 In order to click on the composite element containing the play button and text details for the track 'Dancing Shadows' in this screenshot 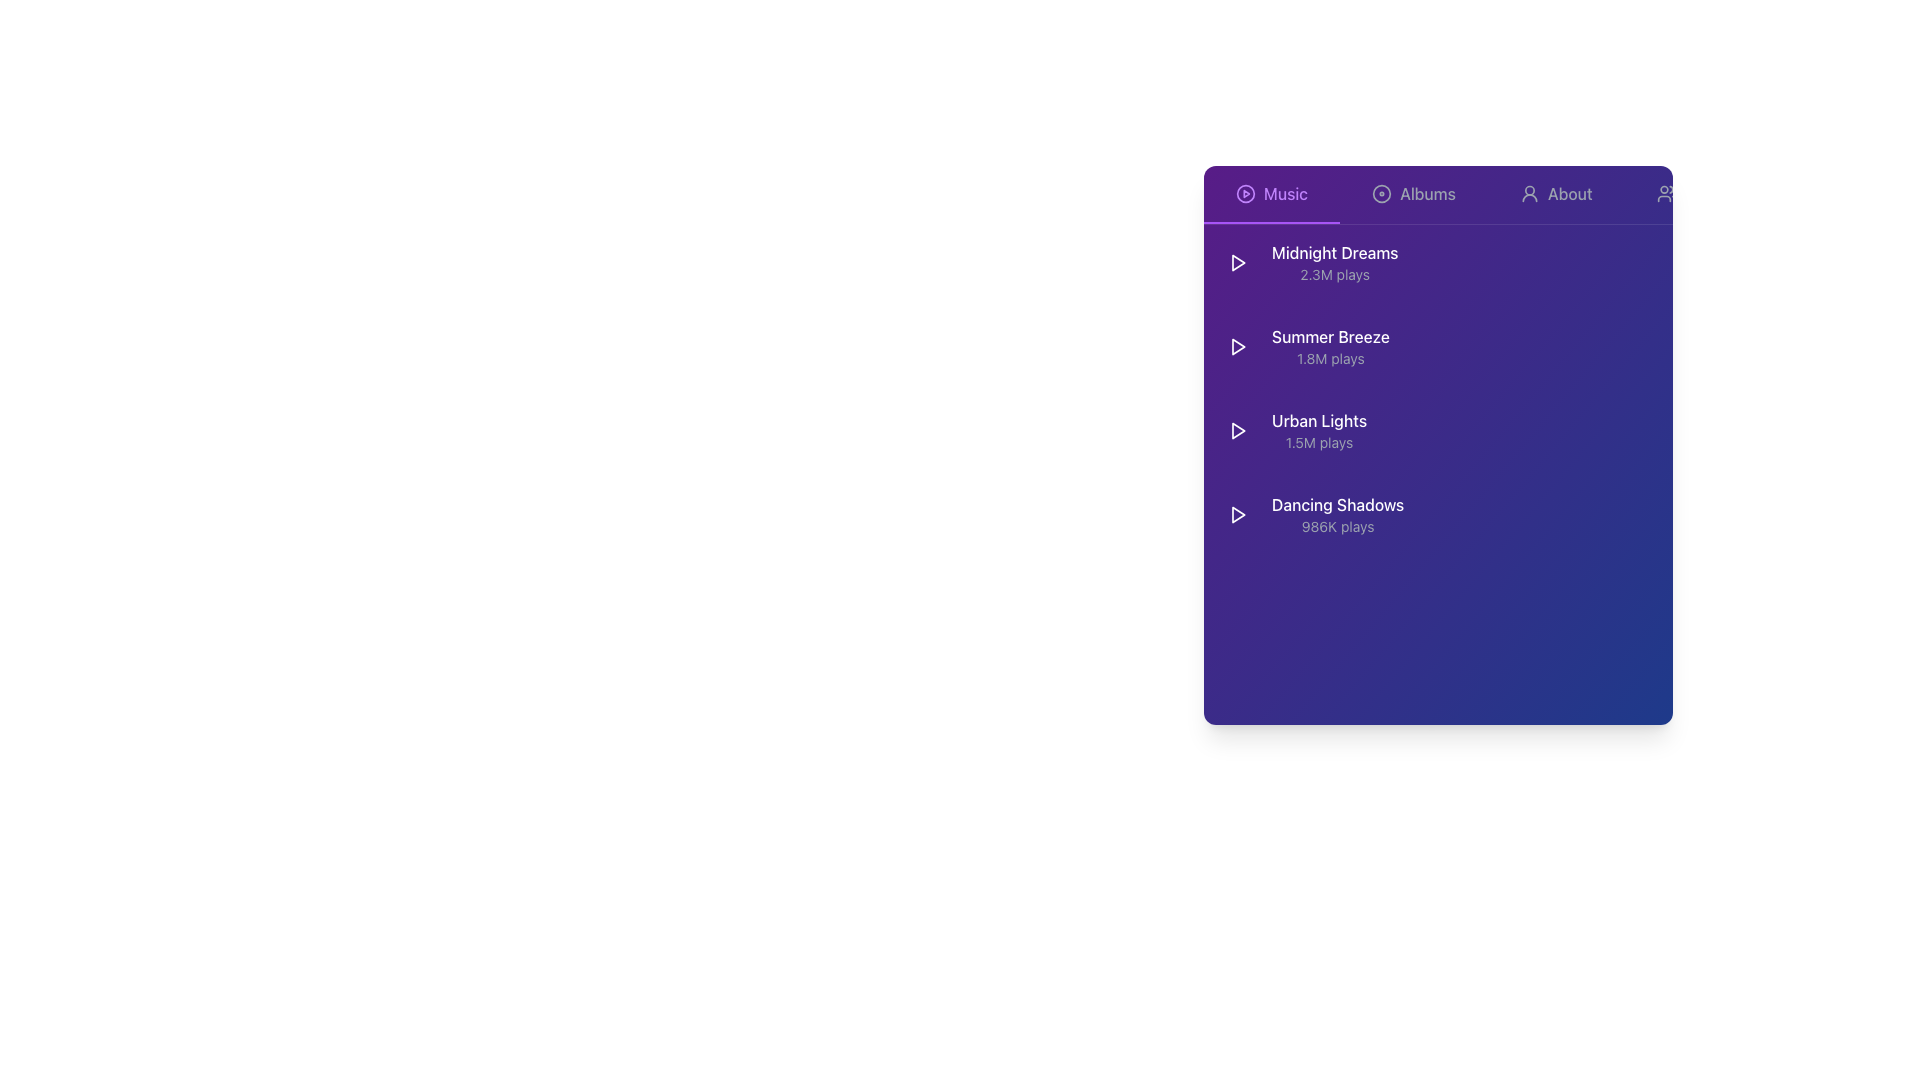, I will do `click(1312, 514)`.